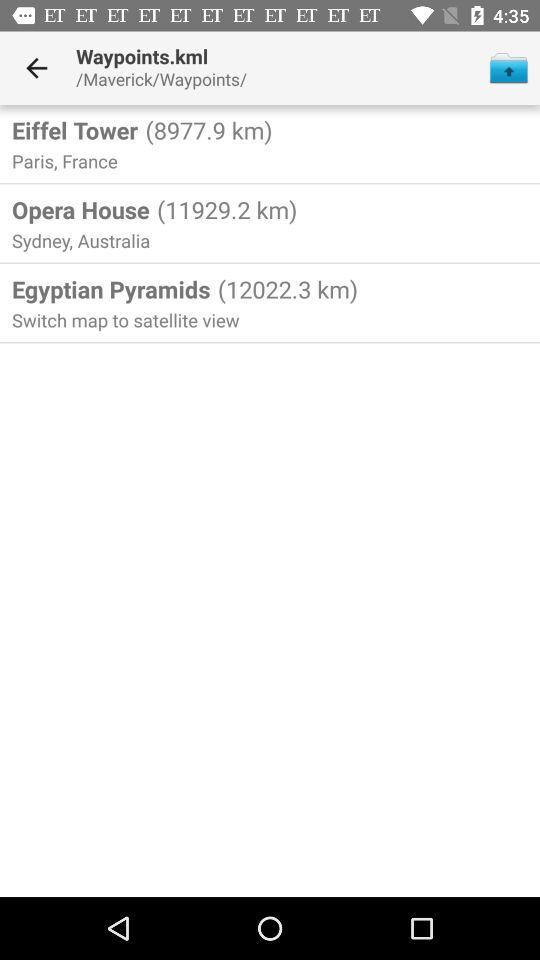 This screenshot has width=540, height=960. I want to click on the icon below the  (11929.2 km), so click(284, 288).